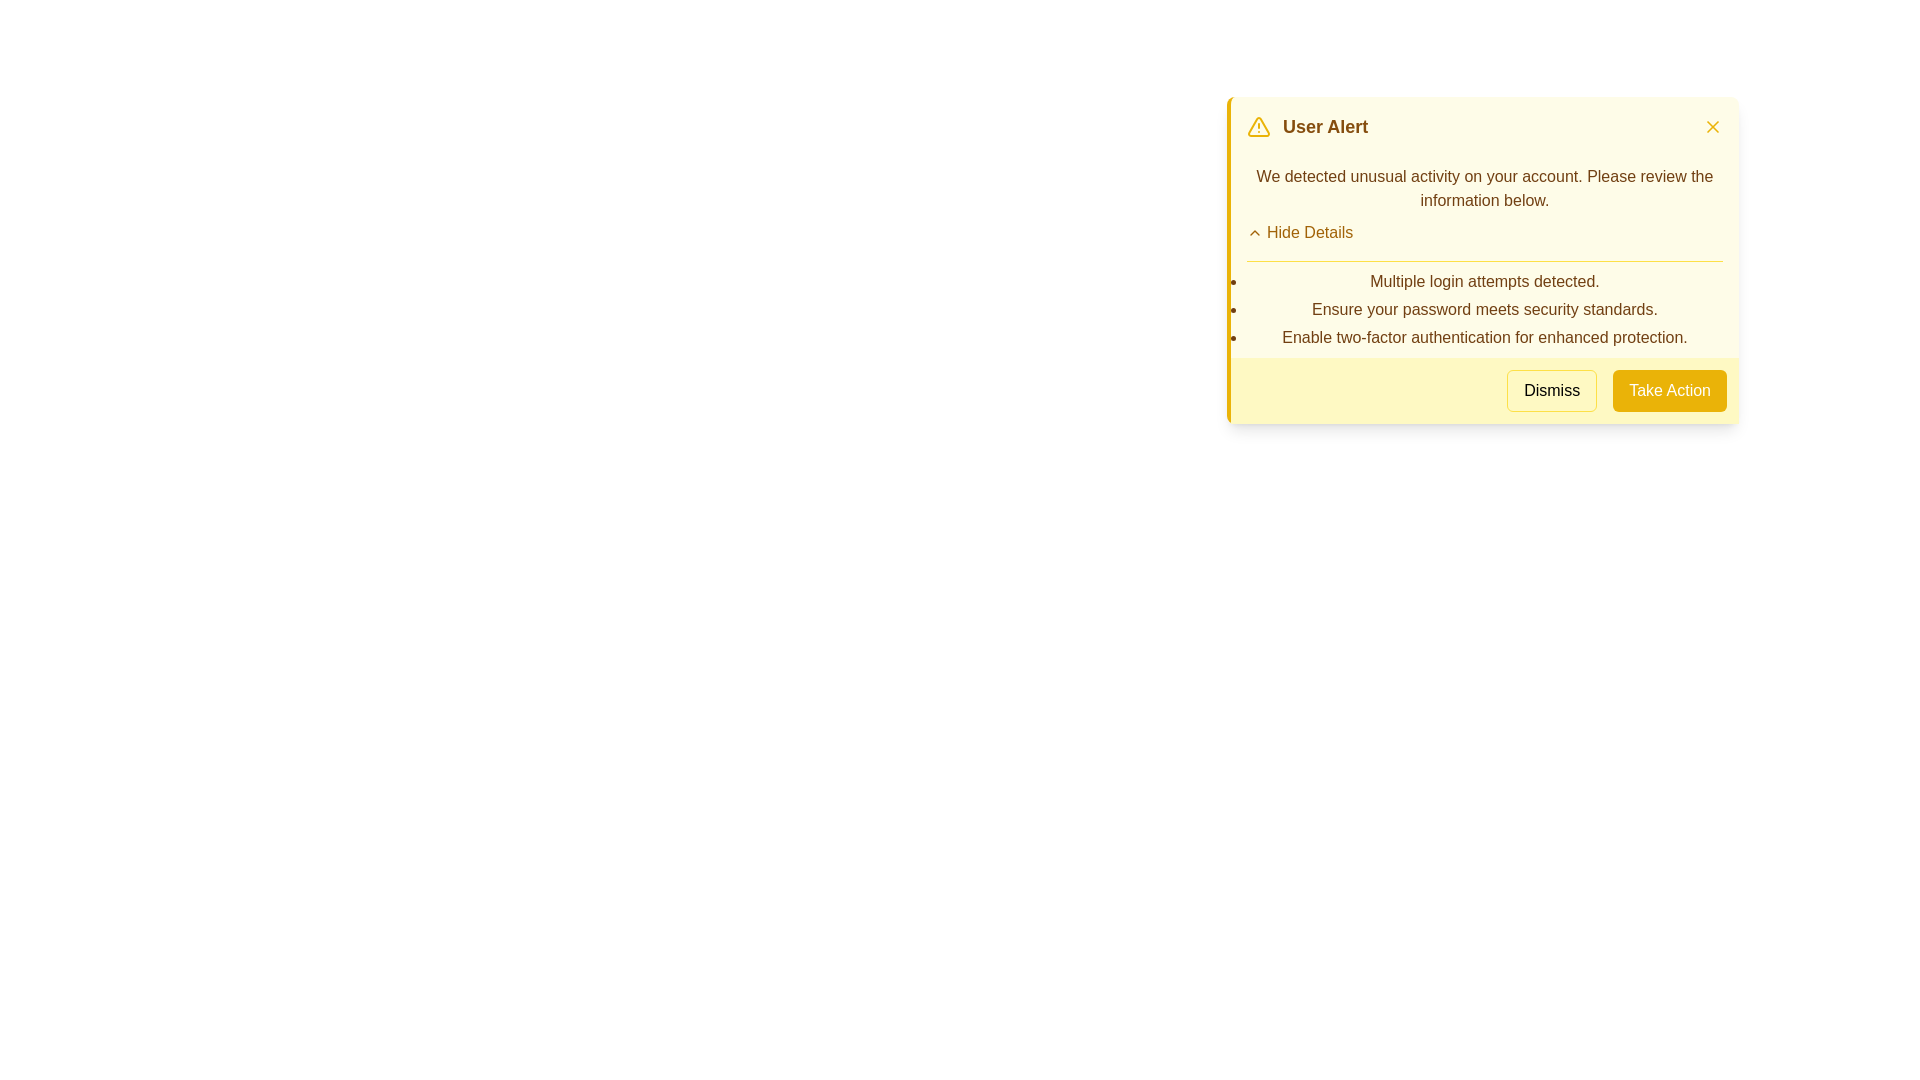 Image resolution: width=1920 pixels, height=1080 pixels. What do you see at coordinates (1484, 281) in the screenshot?
I see `the informational message about potential security issues due to multiple login attempts, which is the first item in a bullet-point list inside a yellow alert box` at bounding box center [1484, 281].